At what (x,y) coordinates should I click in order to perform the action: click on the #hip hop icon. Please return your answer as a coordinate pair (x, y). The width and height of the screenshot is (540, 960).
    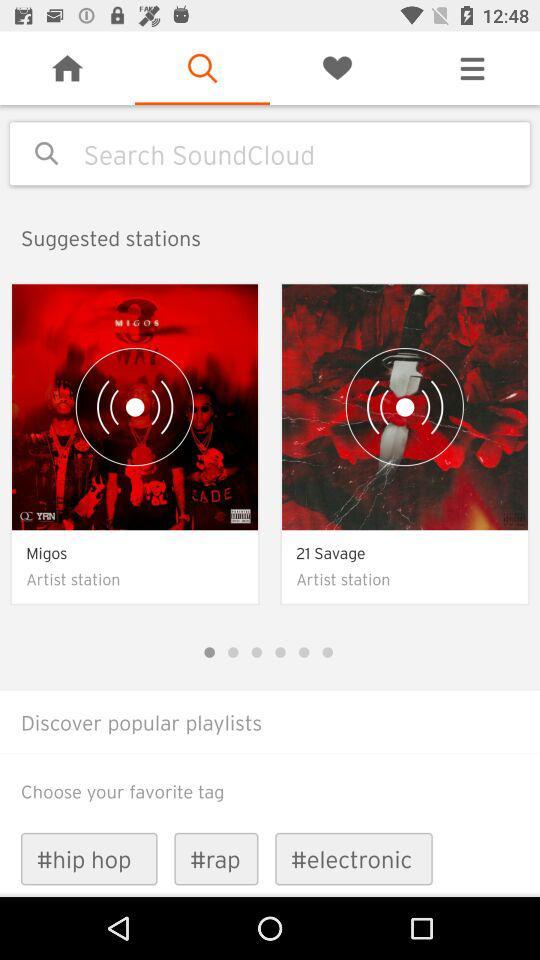
    Looking at the image, I should click on (88, 858).